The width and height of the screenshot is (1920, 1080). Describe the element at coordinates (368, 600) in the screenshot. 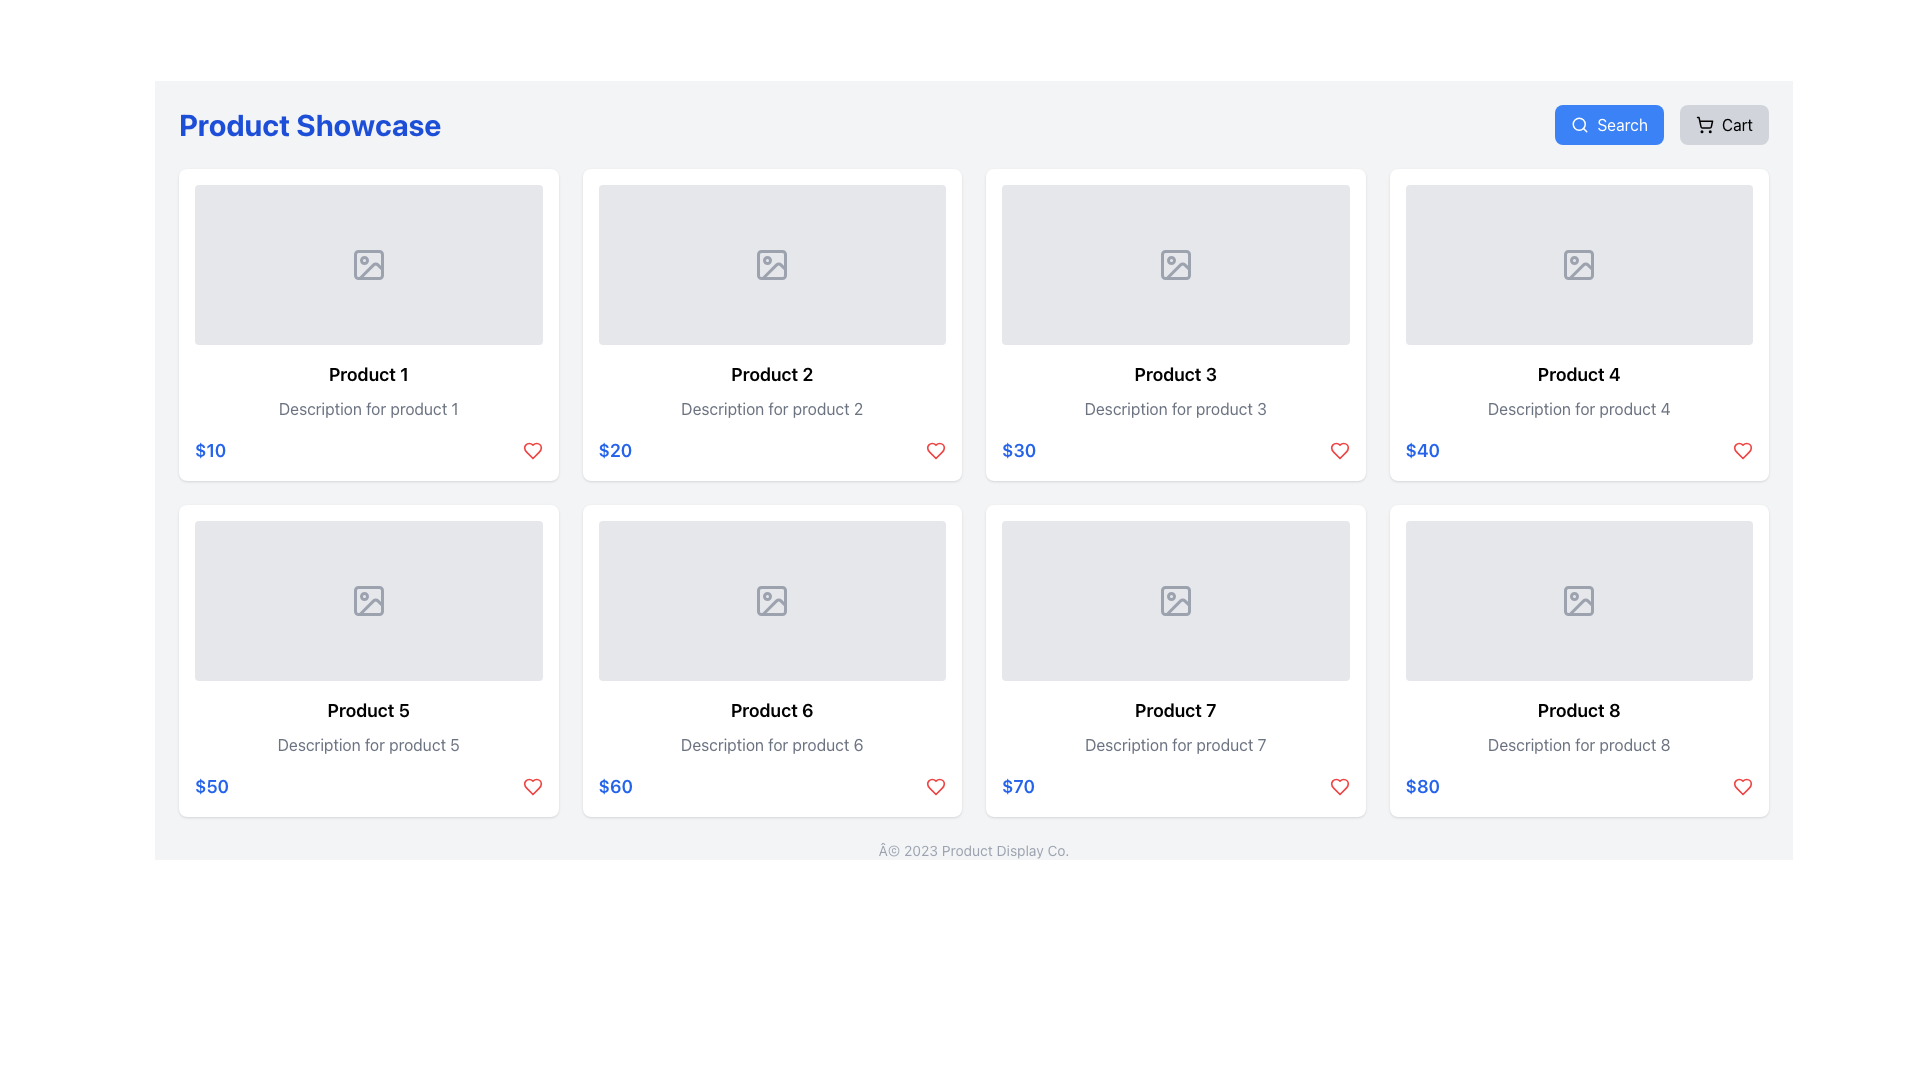

I see `the missing image icon in the top section of the product card labeled 'Product 5'` at that location.